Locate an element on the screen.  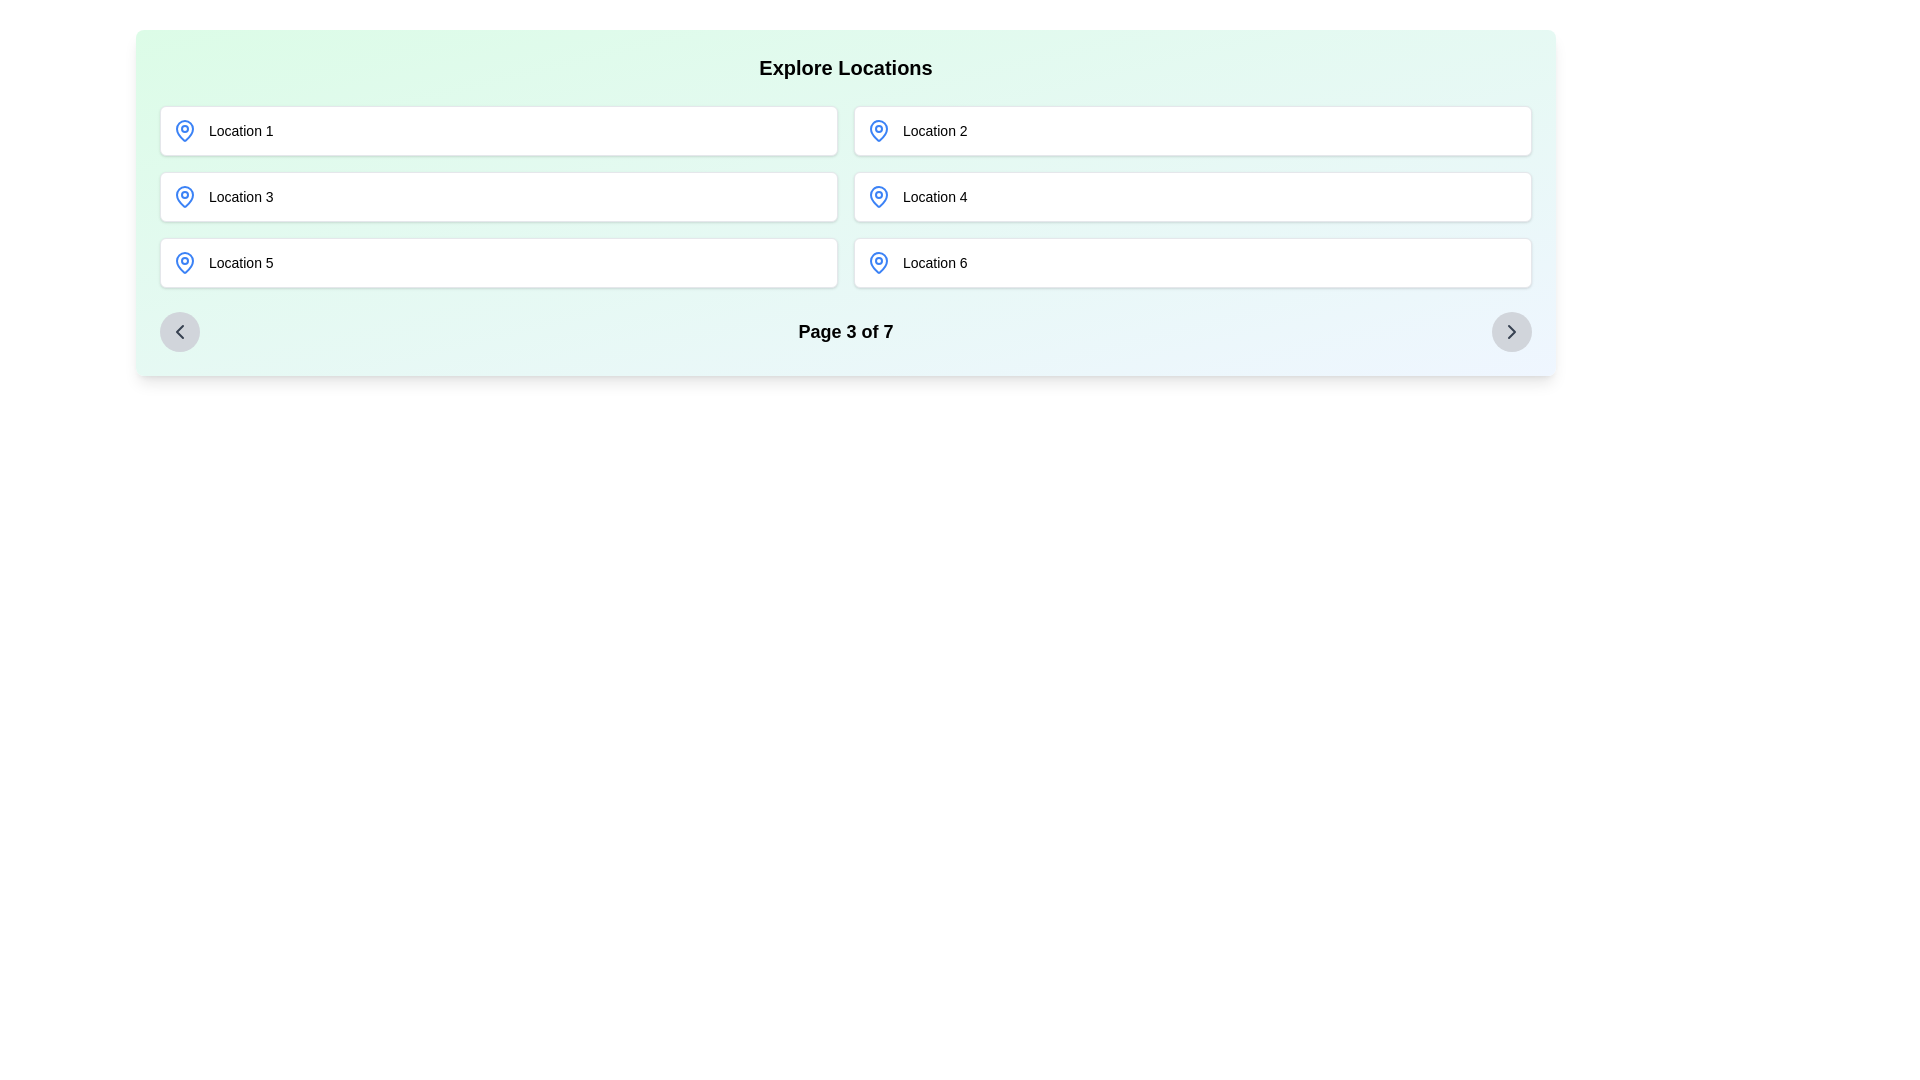
the location pin icon associated with 'Location 5', which is positioned on the left side of the list item is located at coordinates (185, 261).